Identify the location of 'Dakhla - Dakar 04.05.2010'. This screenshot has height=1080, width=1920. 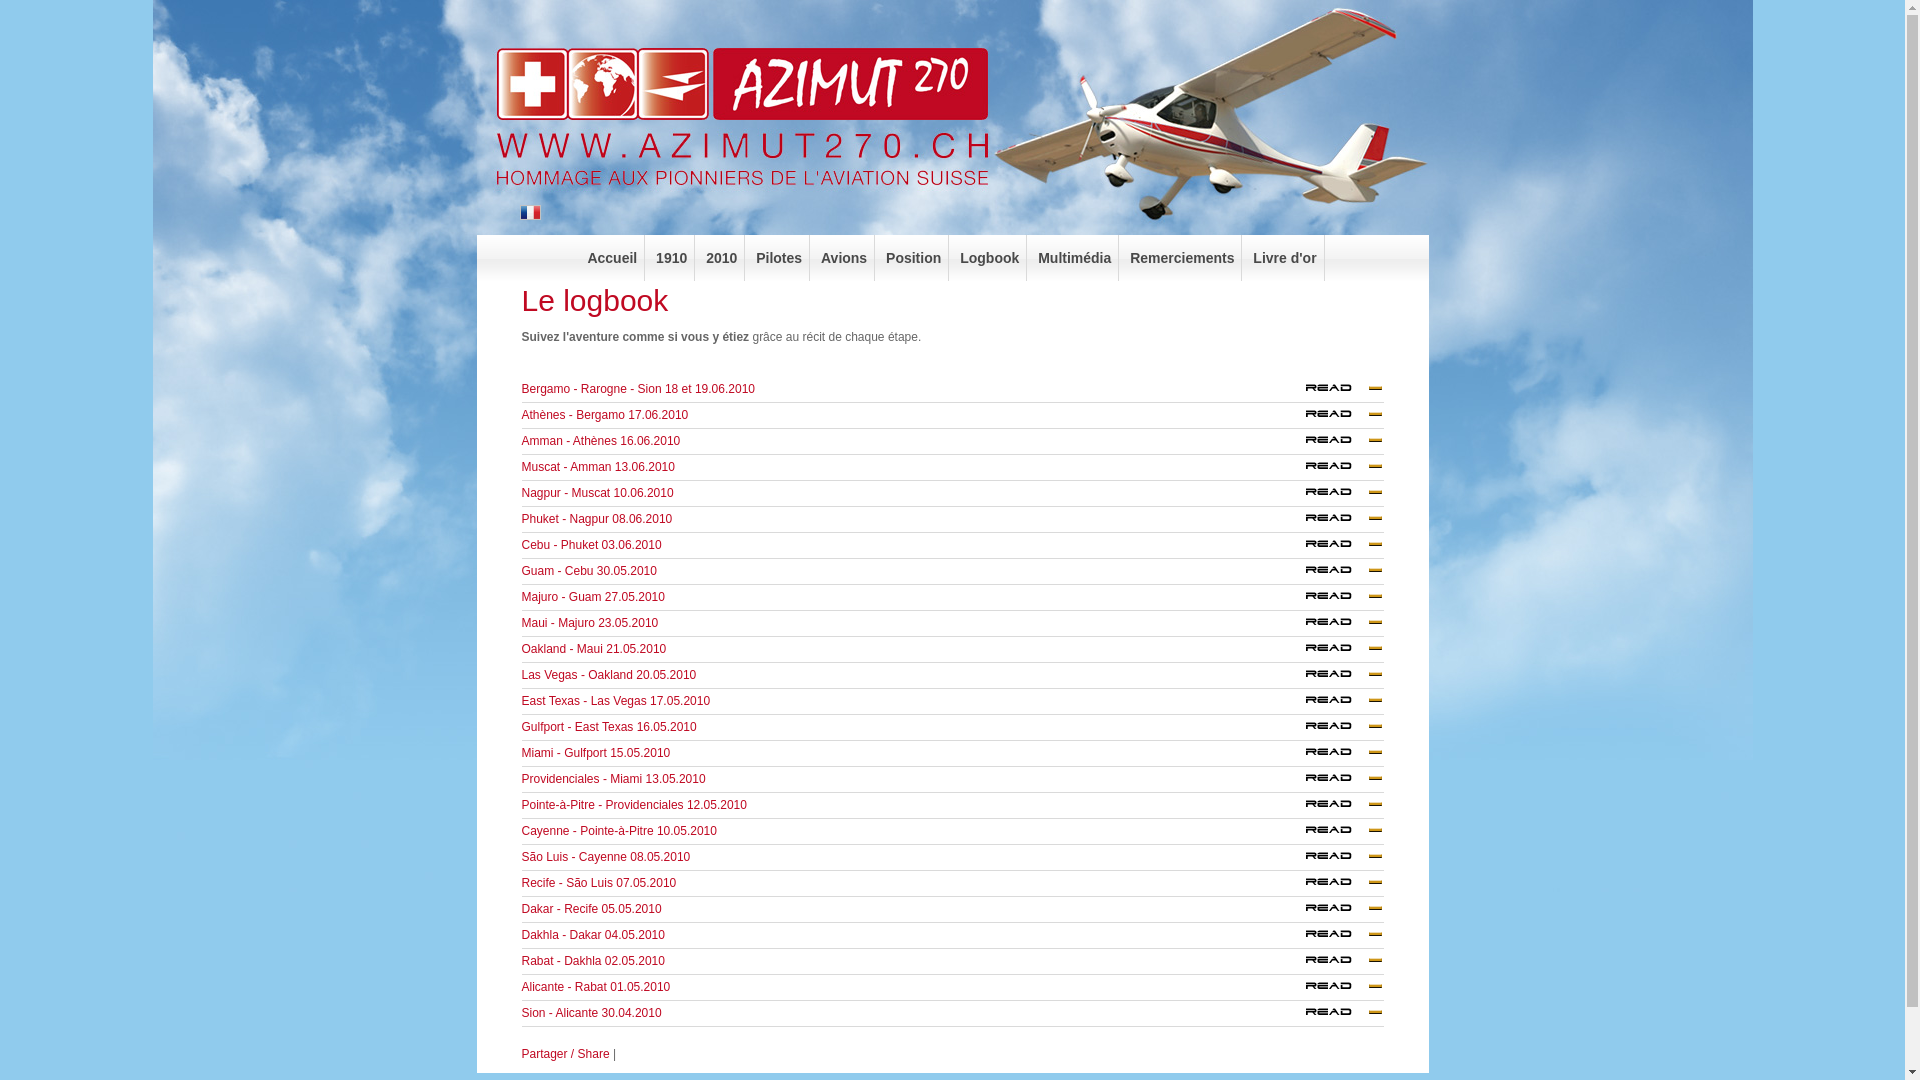
(592, 934).